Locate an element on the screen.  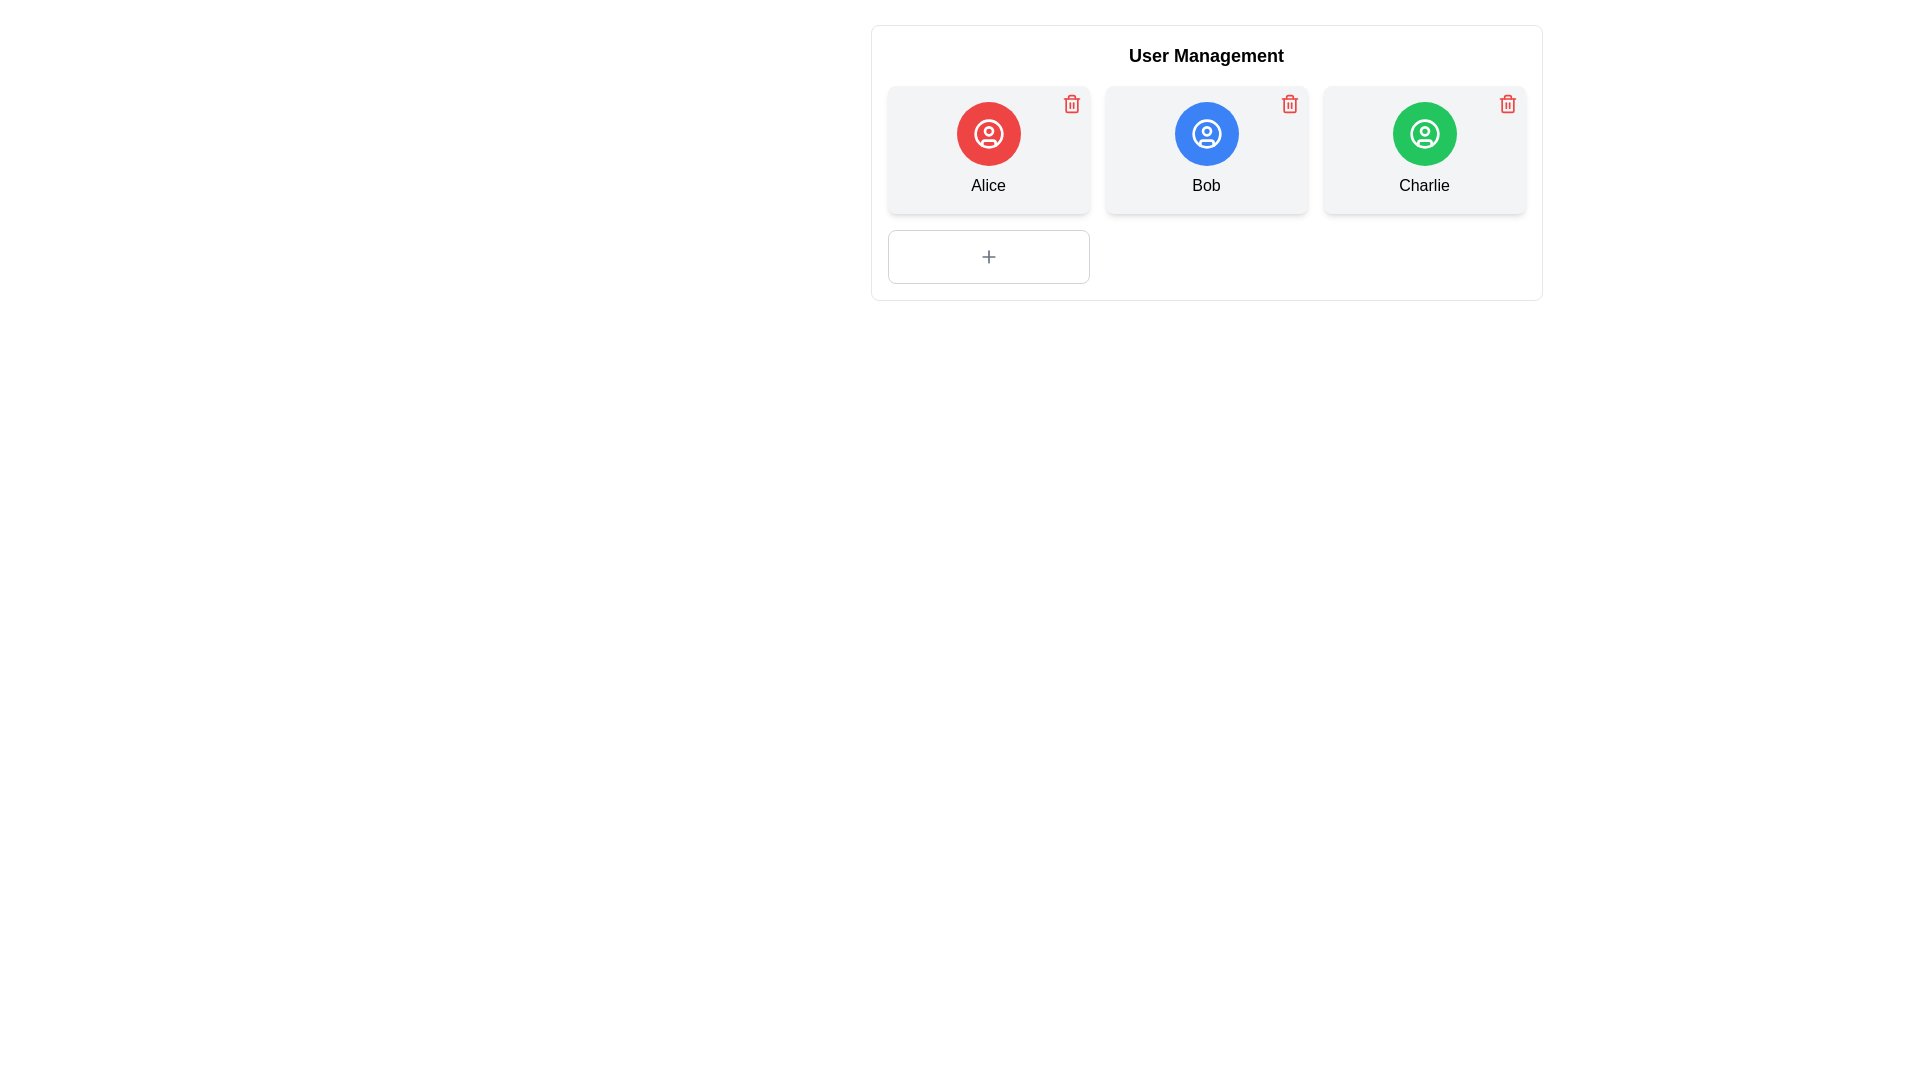
the plus sign icon within the bordered circular button labeled 'Add User' to initiate the 'Add User' function is located at coordinates (988, 256).